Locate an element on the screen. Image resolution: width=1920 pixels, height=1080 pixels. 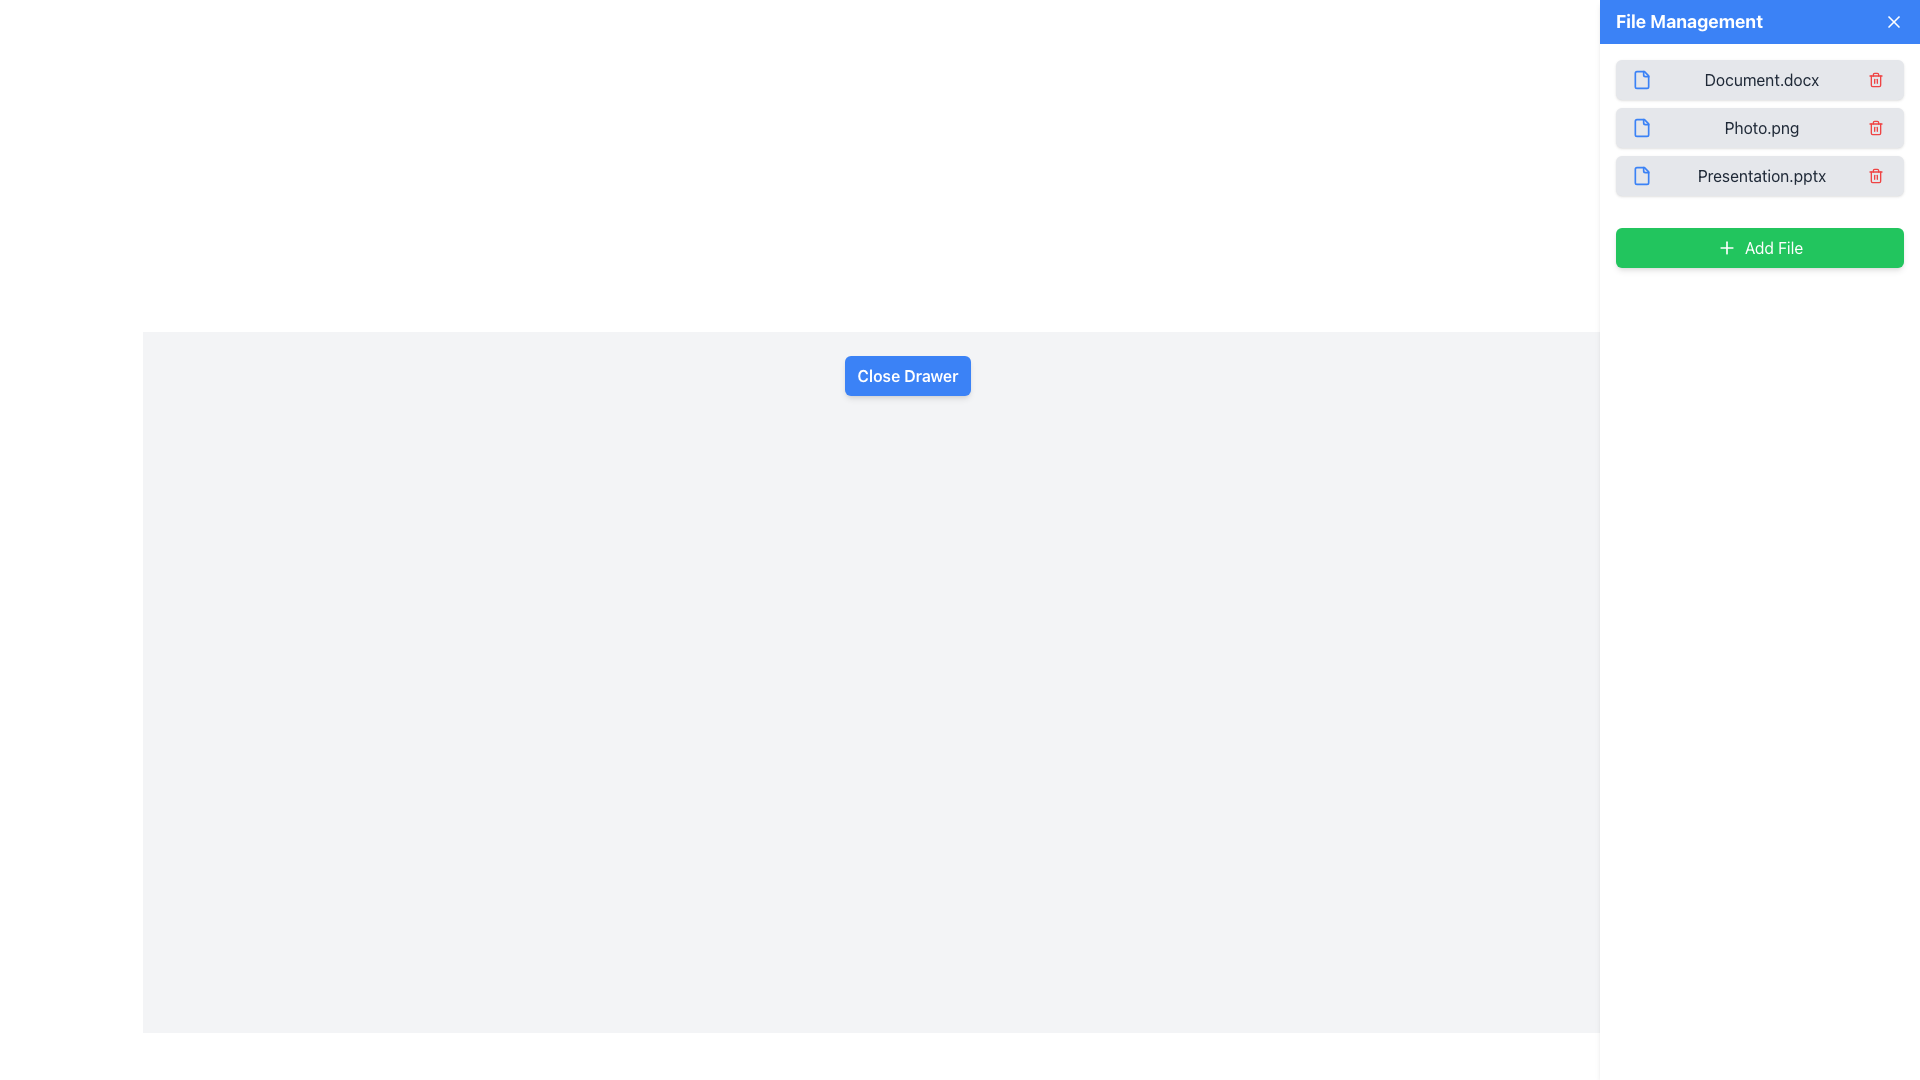
the blue file document icon located to the left of the text 'Photo.png' is located at coordinates (1641, 127).